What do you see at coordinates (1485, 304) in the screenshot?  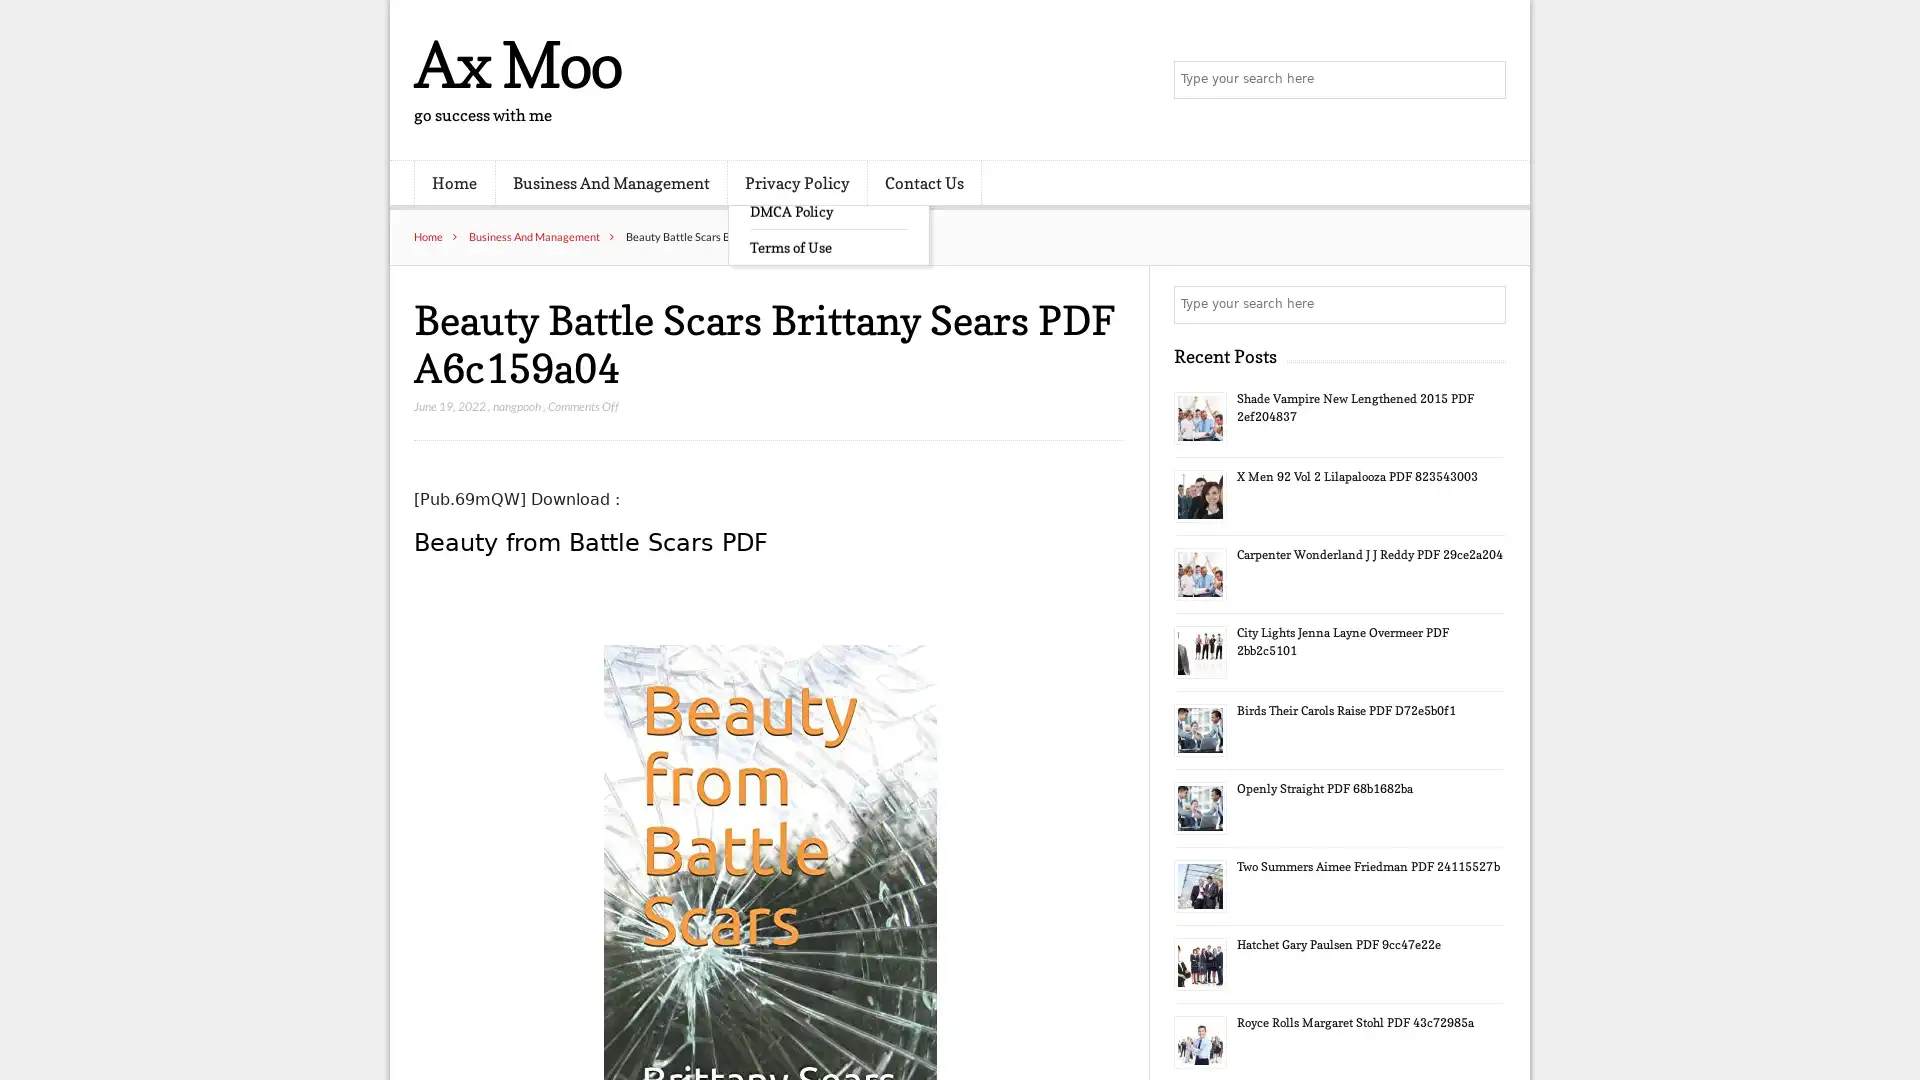 I see `Search` at bounding box center [1485, 304].